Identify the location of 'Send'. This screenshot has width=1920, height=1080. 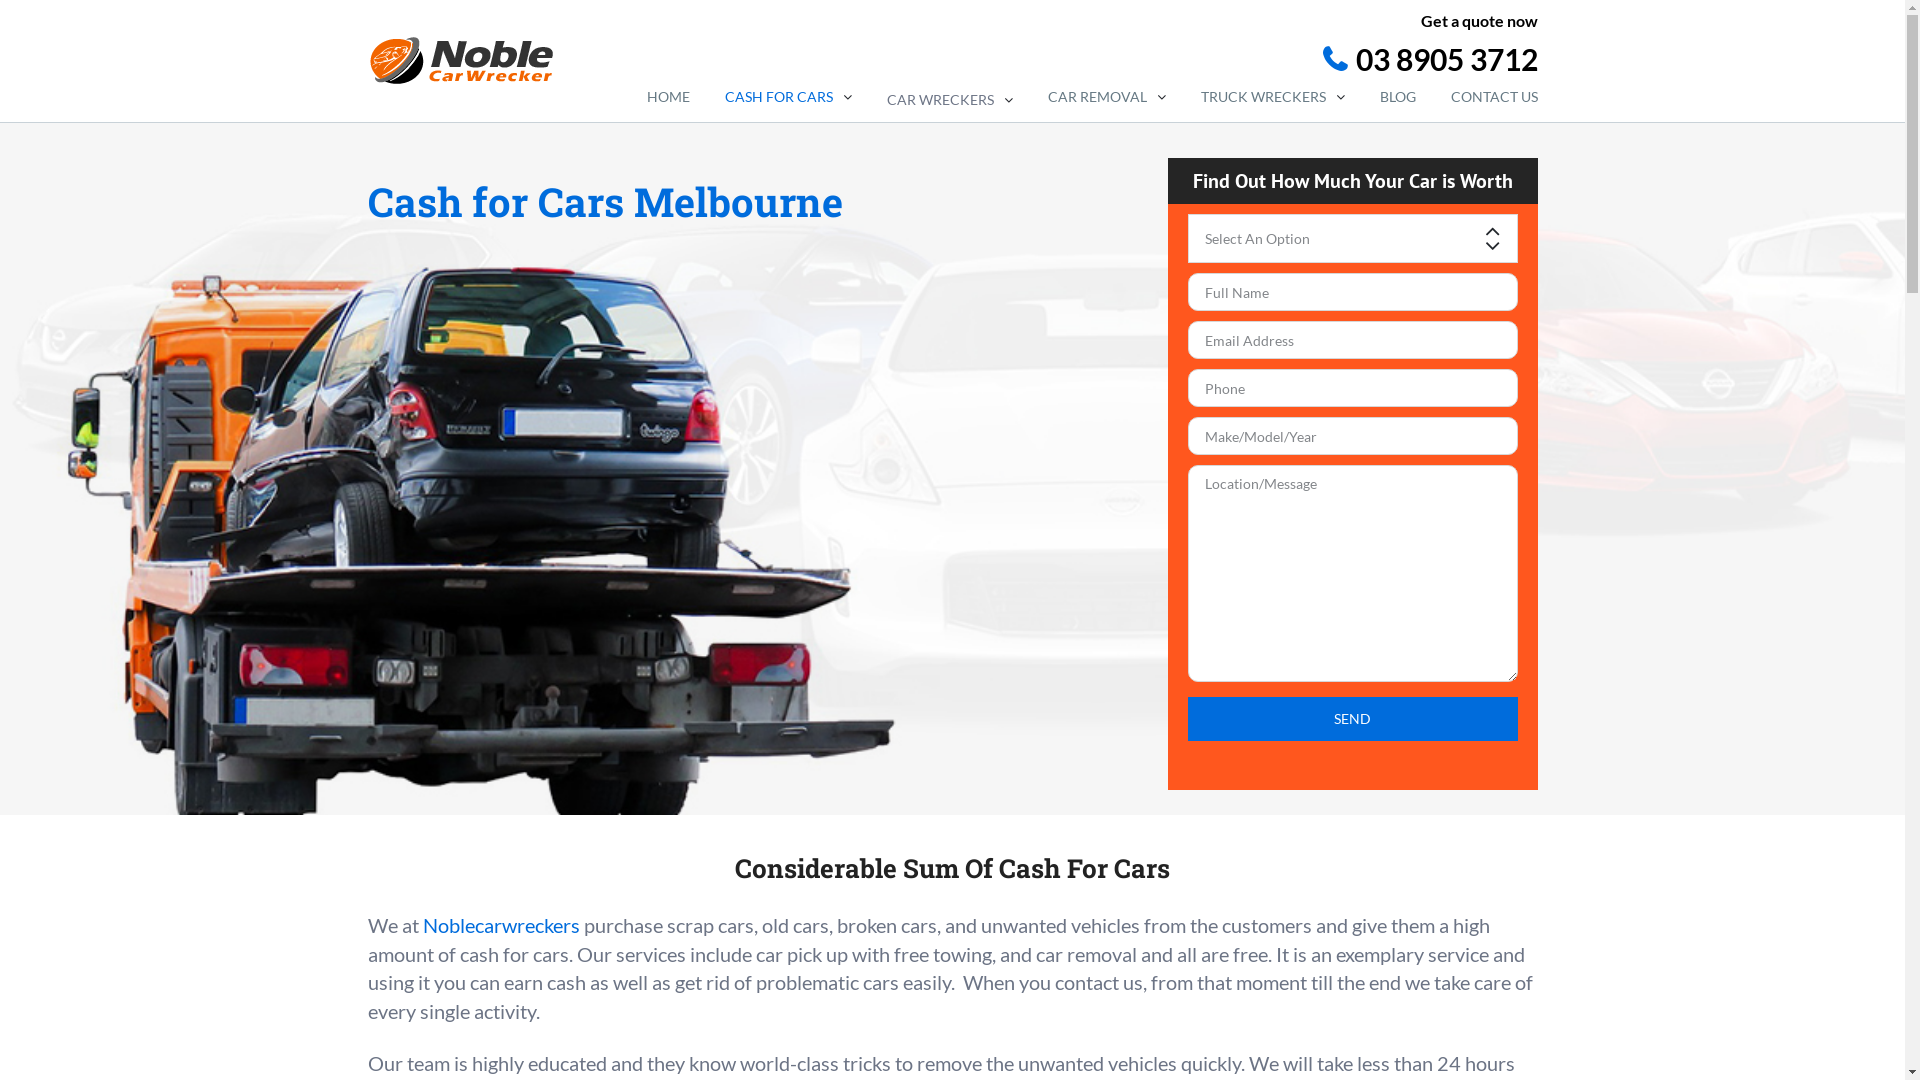
(1353, 717).